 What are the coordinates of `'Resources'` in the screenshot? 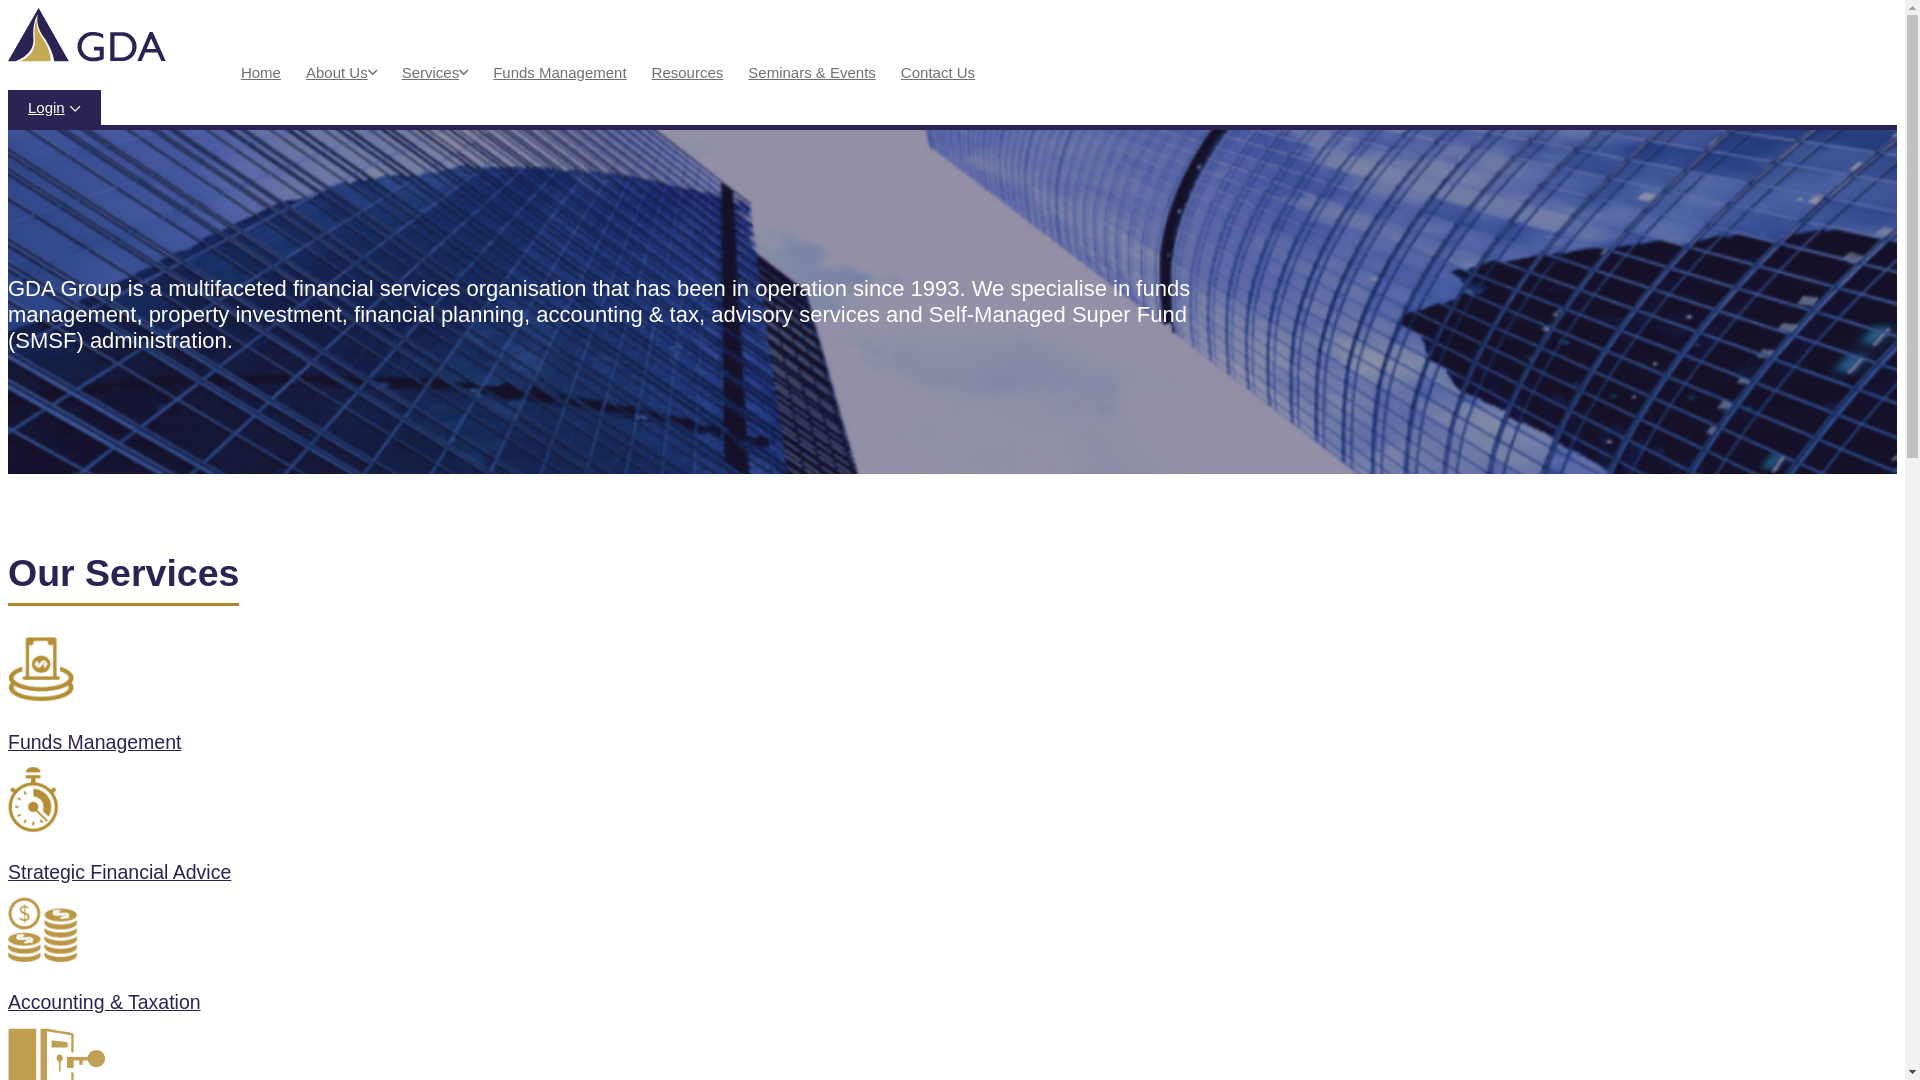 It's located at (687, 71).